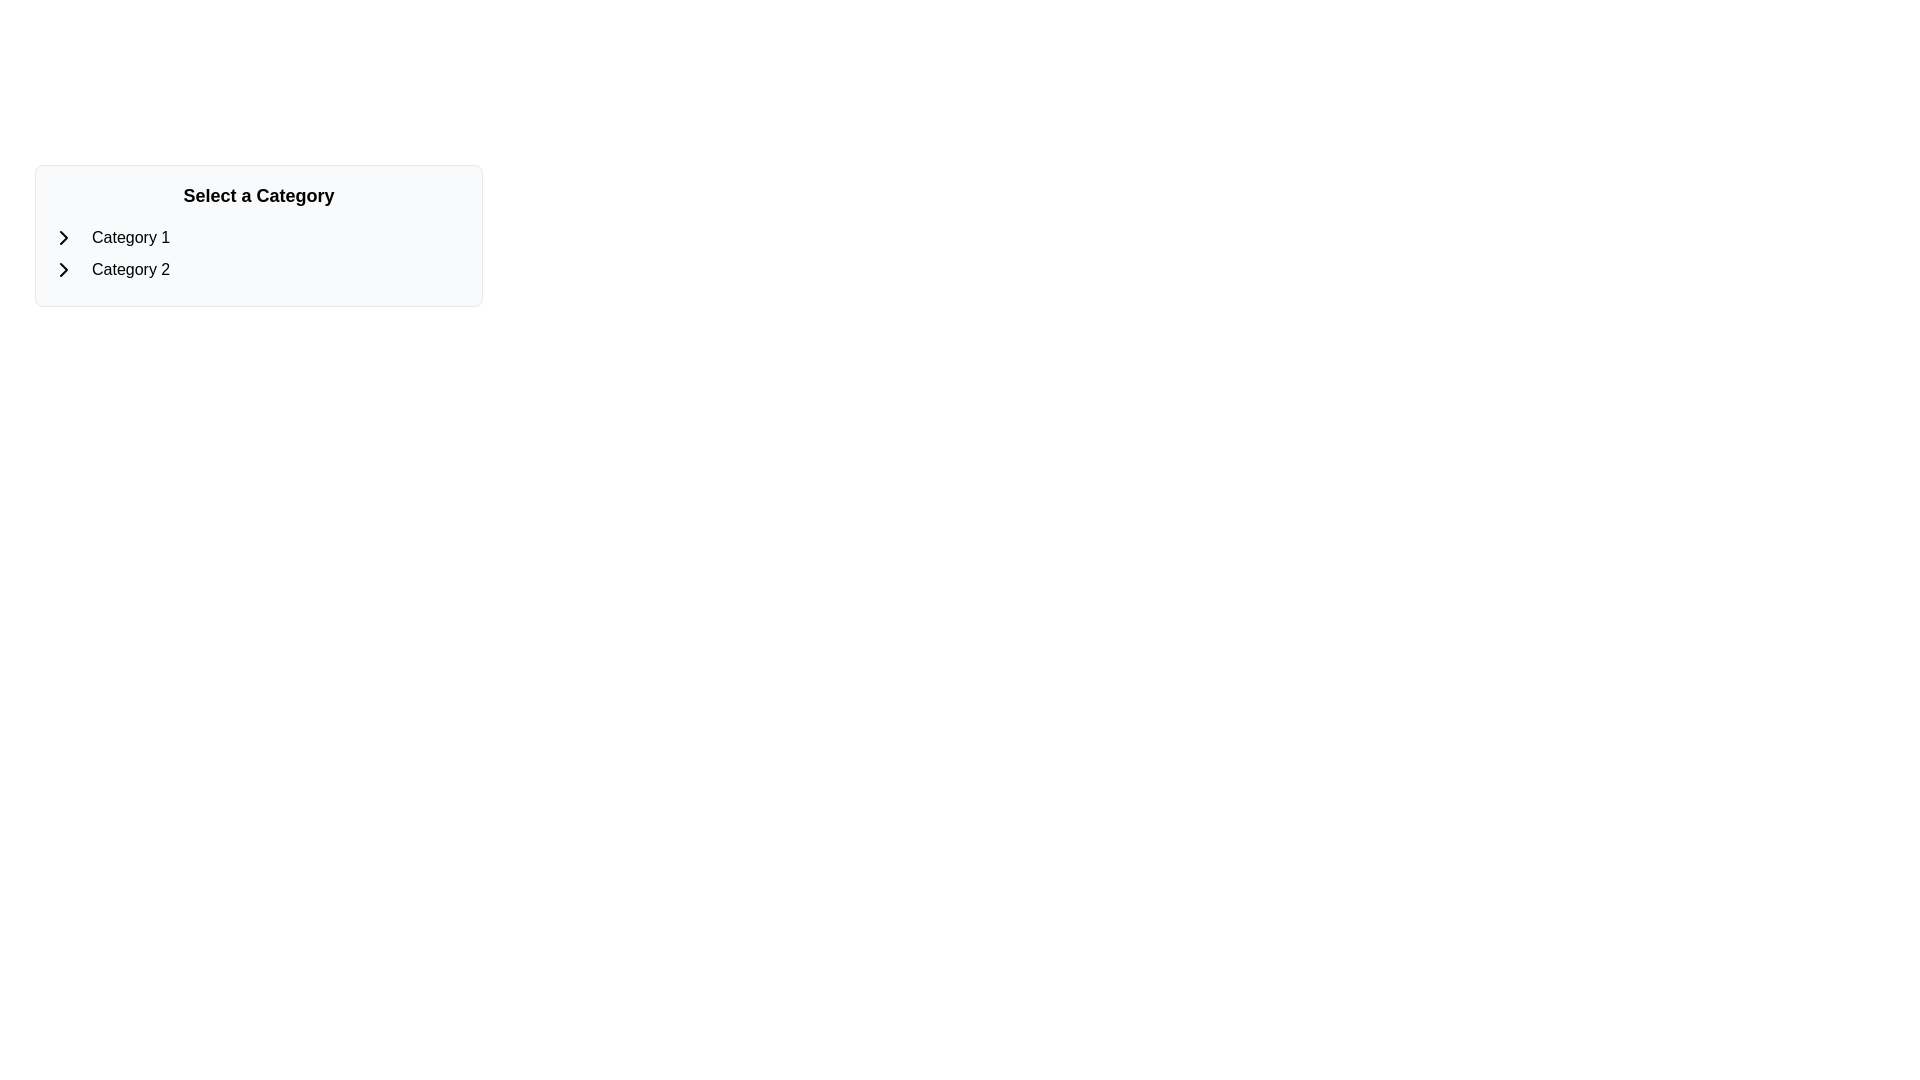  Describe the element at coordinates (63, 270) in the screenshot. I see `the right-pointing chevron arrow icon that denotes an expandable or collapsible hierarchical list associated with 'Category 2'` at that location.